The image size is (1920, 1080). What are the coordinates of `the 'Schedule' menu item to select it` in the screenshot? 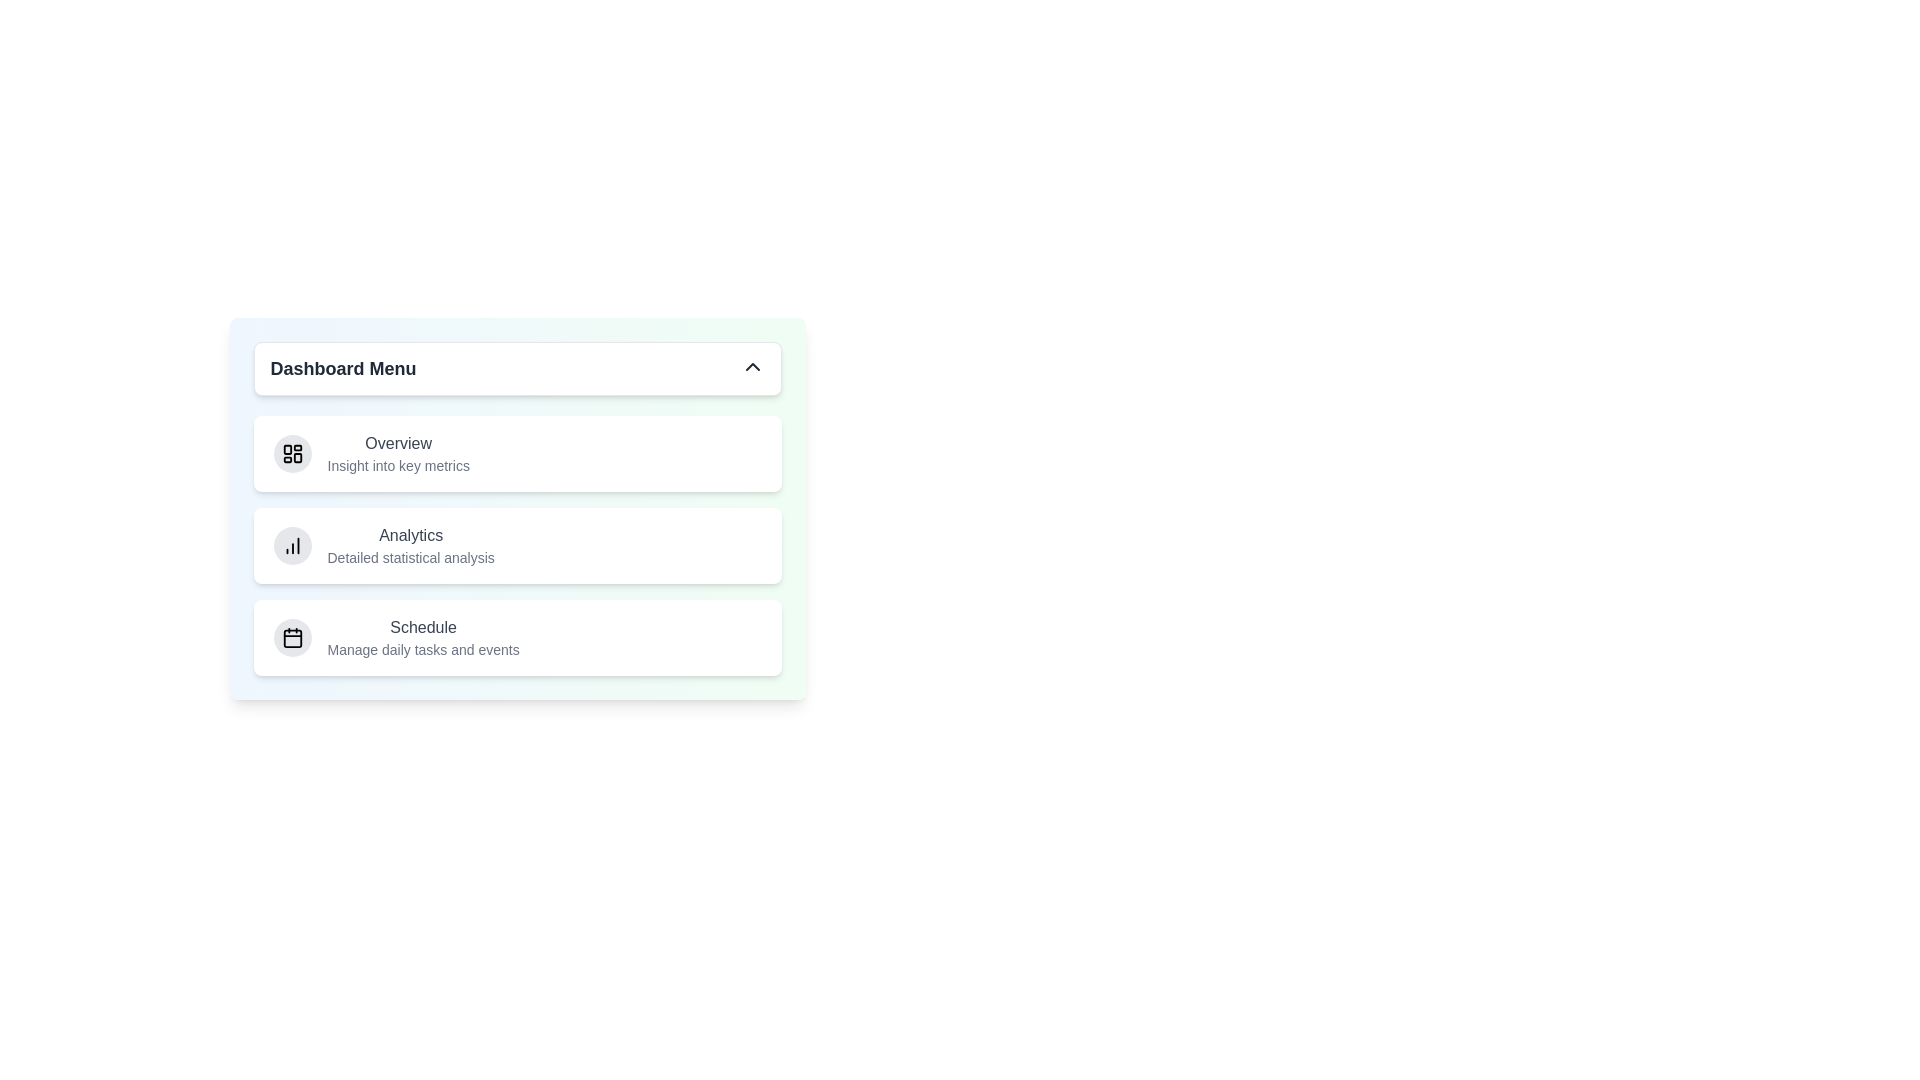 It's located at (422, 637).